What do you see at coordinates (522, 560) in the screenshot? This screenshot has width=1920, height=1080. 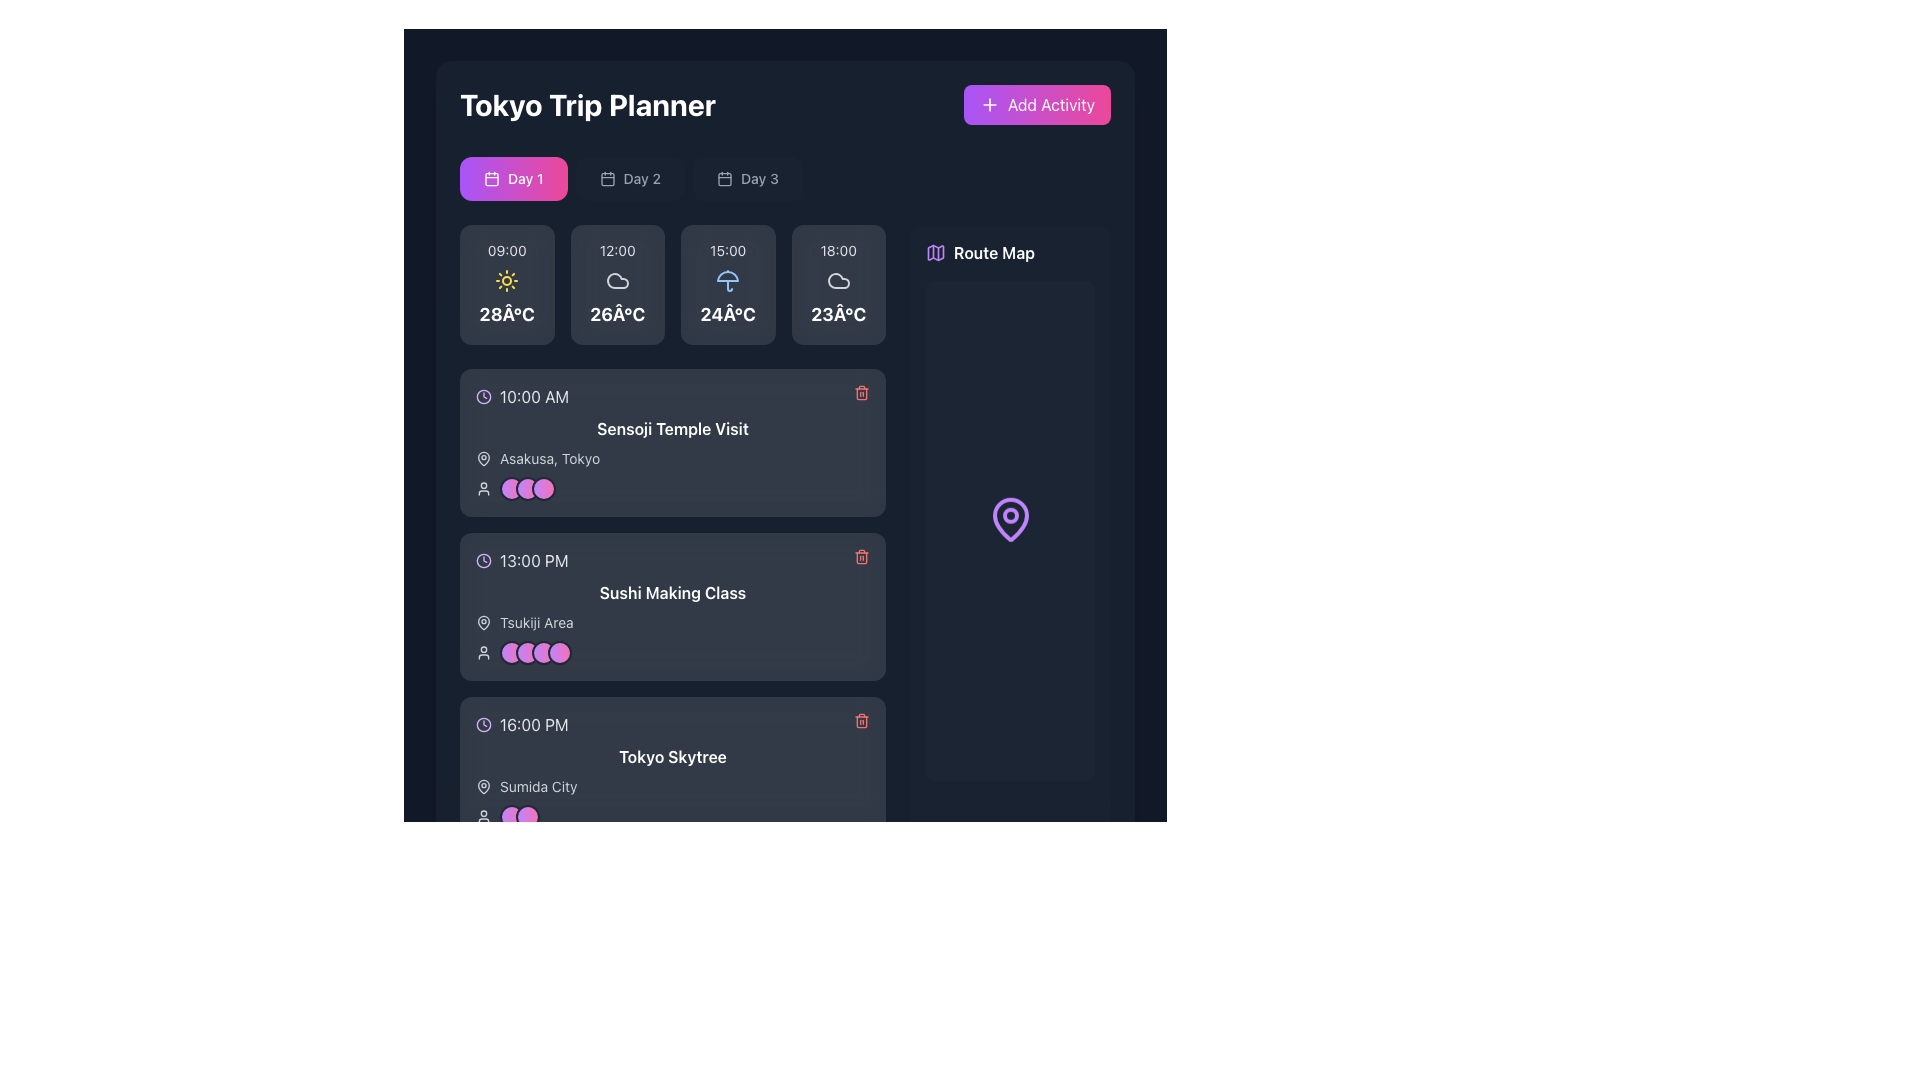 I see `the labeled icon with a clock icon and the text '13:00 PM', which is styled in light color on a dark theme, located to the left of the activity title 'Sushi Making Class'` at bounding box center [522, 560].